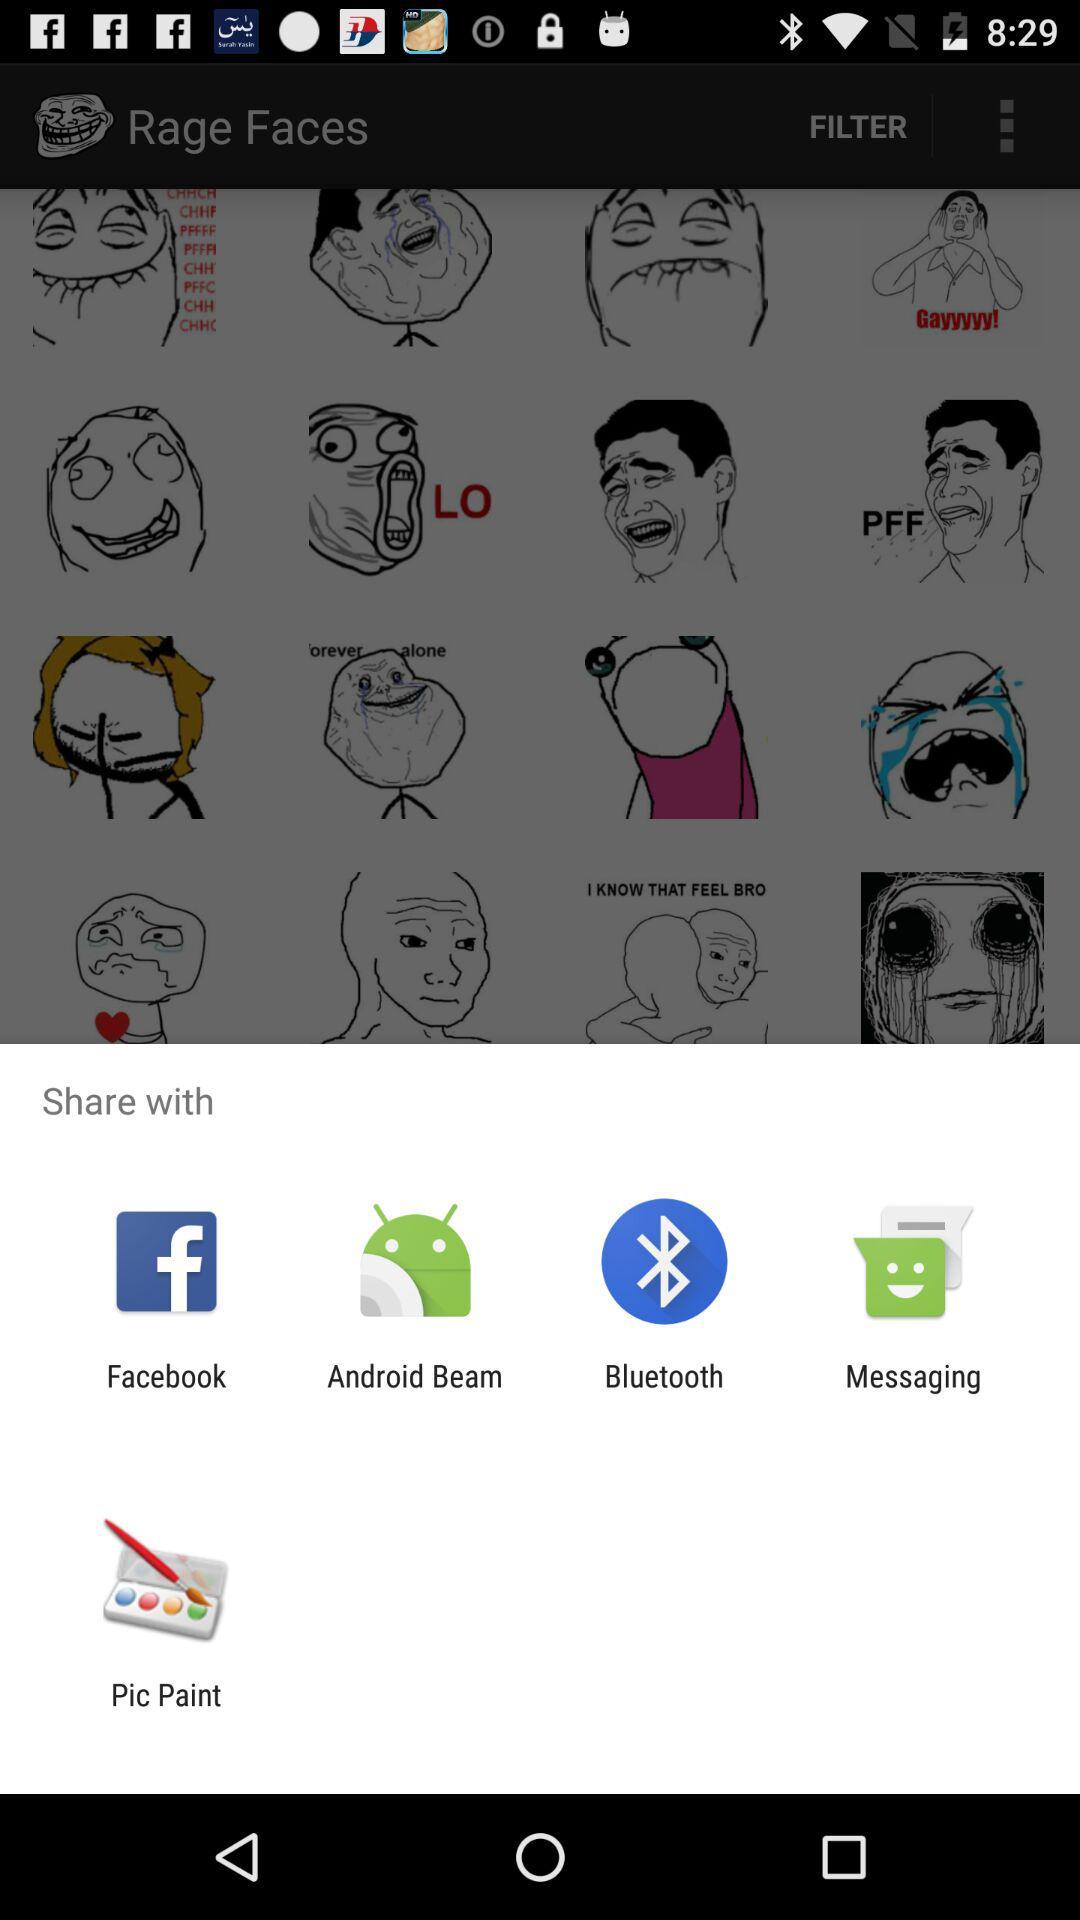 The image size is (1080, 1920). Describe the element at coordinates (414, 1392) in the screenshot. I see `android beam app` at that location.